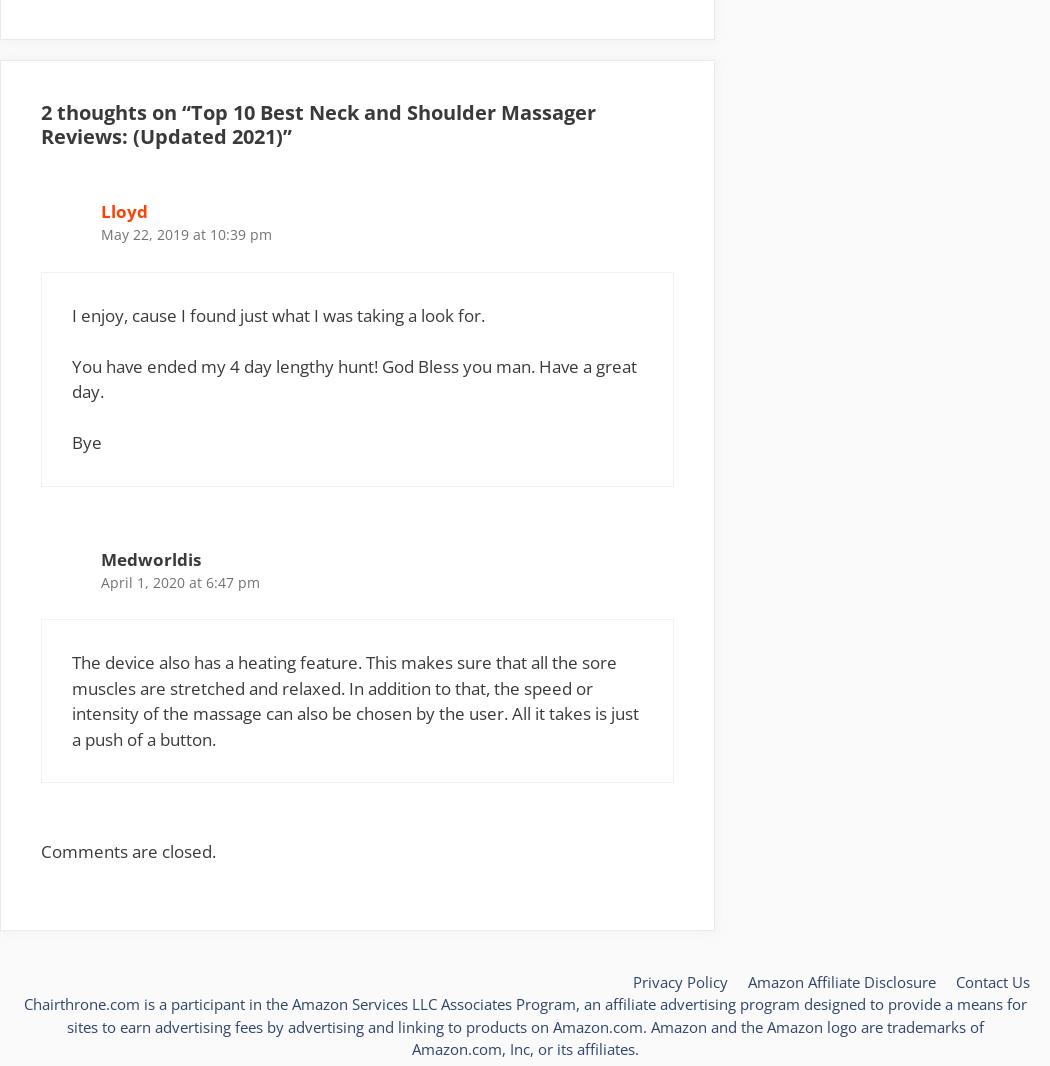  What do you see at coordinates (186, 233) in the screenshot?
I see `'May 22, 2019 at 10:39 pm'` at bounding box center [186, 233].